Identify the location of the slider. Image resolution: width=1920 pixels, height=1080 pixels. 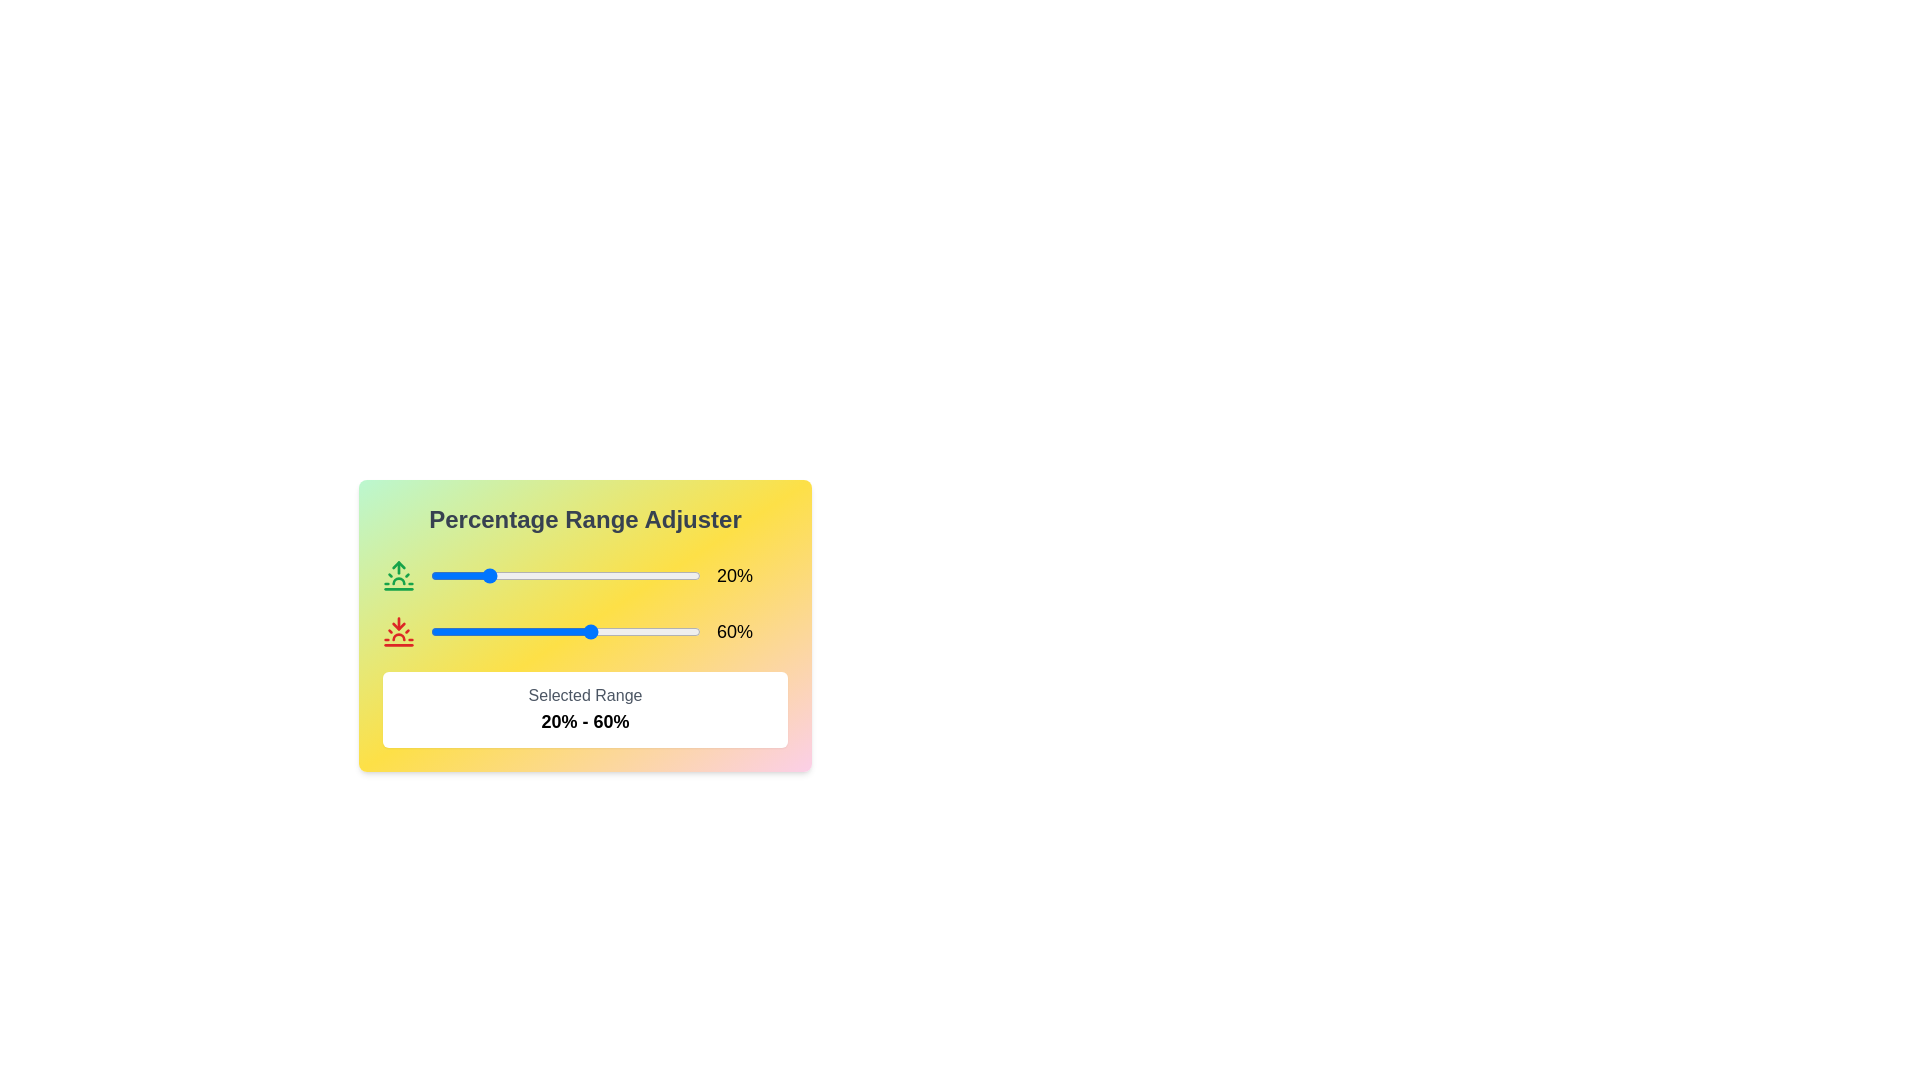
(473, 632).